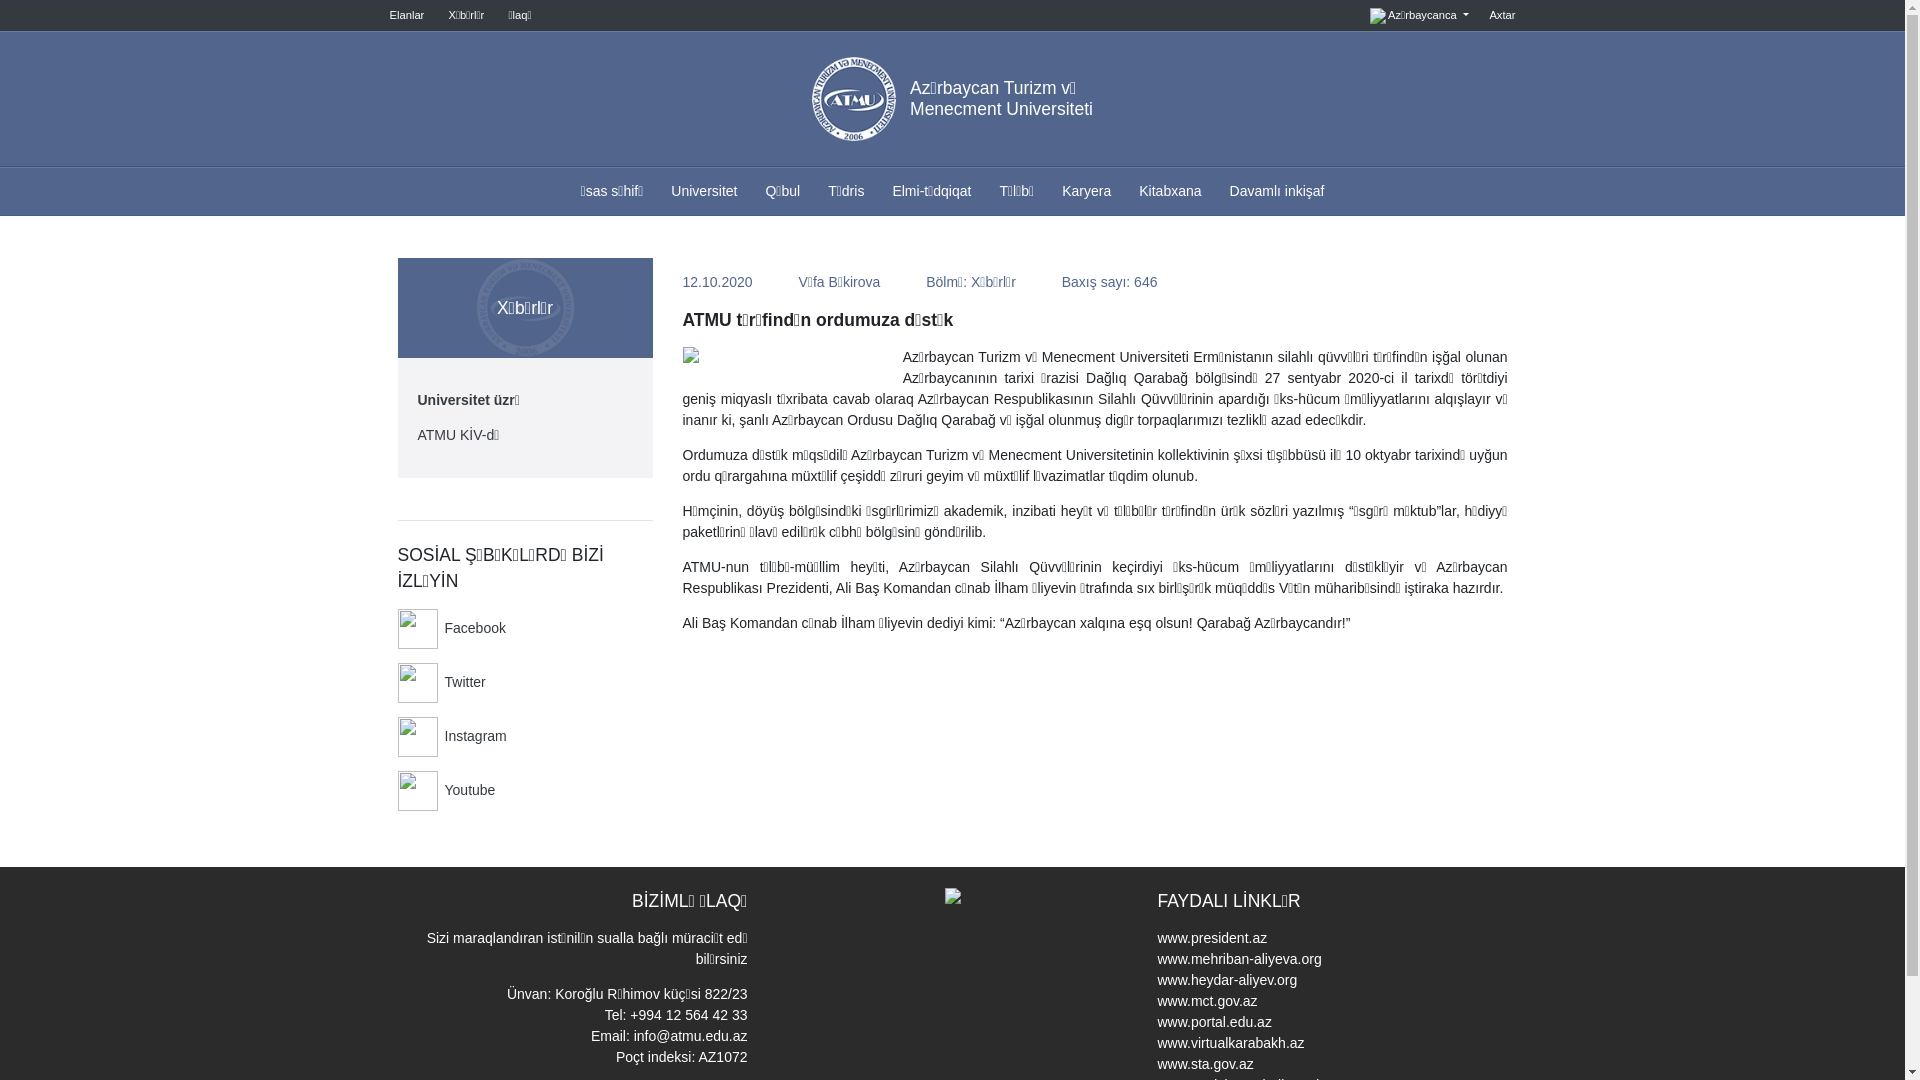  What do you see at coordinates (525, 627) in the screenshot?
I see `'Facebook'` at bounding box center [525, 627].